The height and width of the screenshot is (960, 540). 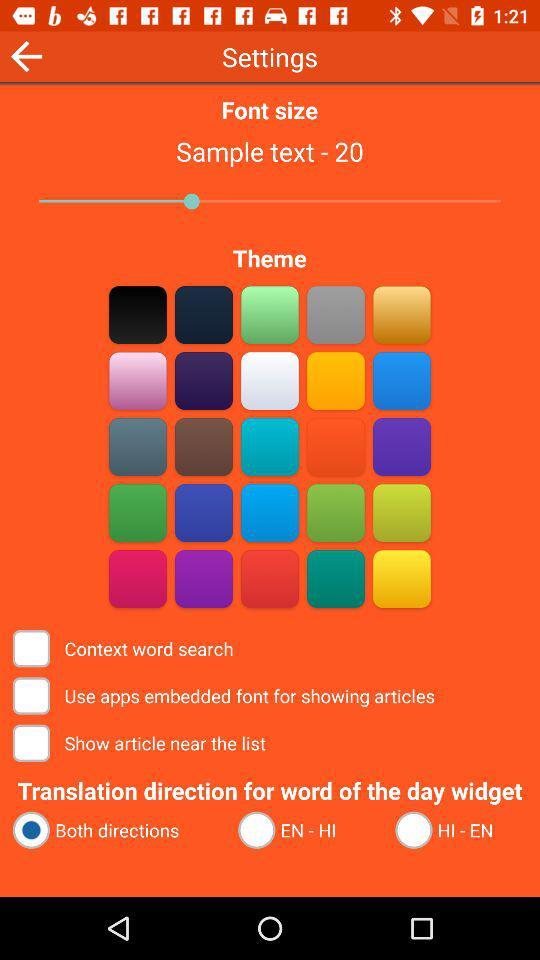 I want to click on item below the use apps embedded, so click(x=140, y=742).